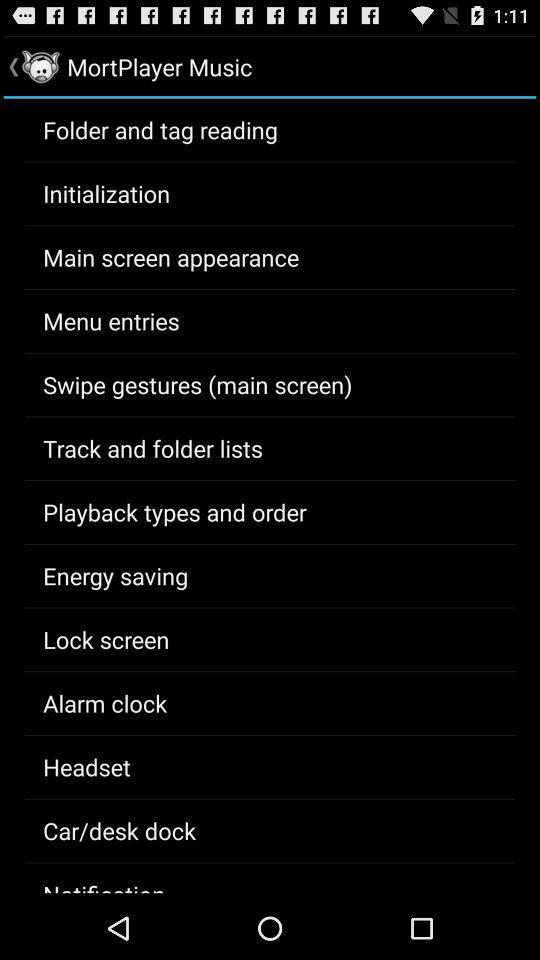 Image resolution: width=540 pixels, height=960 pixels. What do you see at coordinates (106, 638) in the screenshot?
I see `lock screen item` at bounding box center [106, 638].